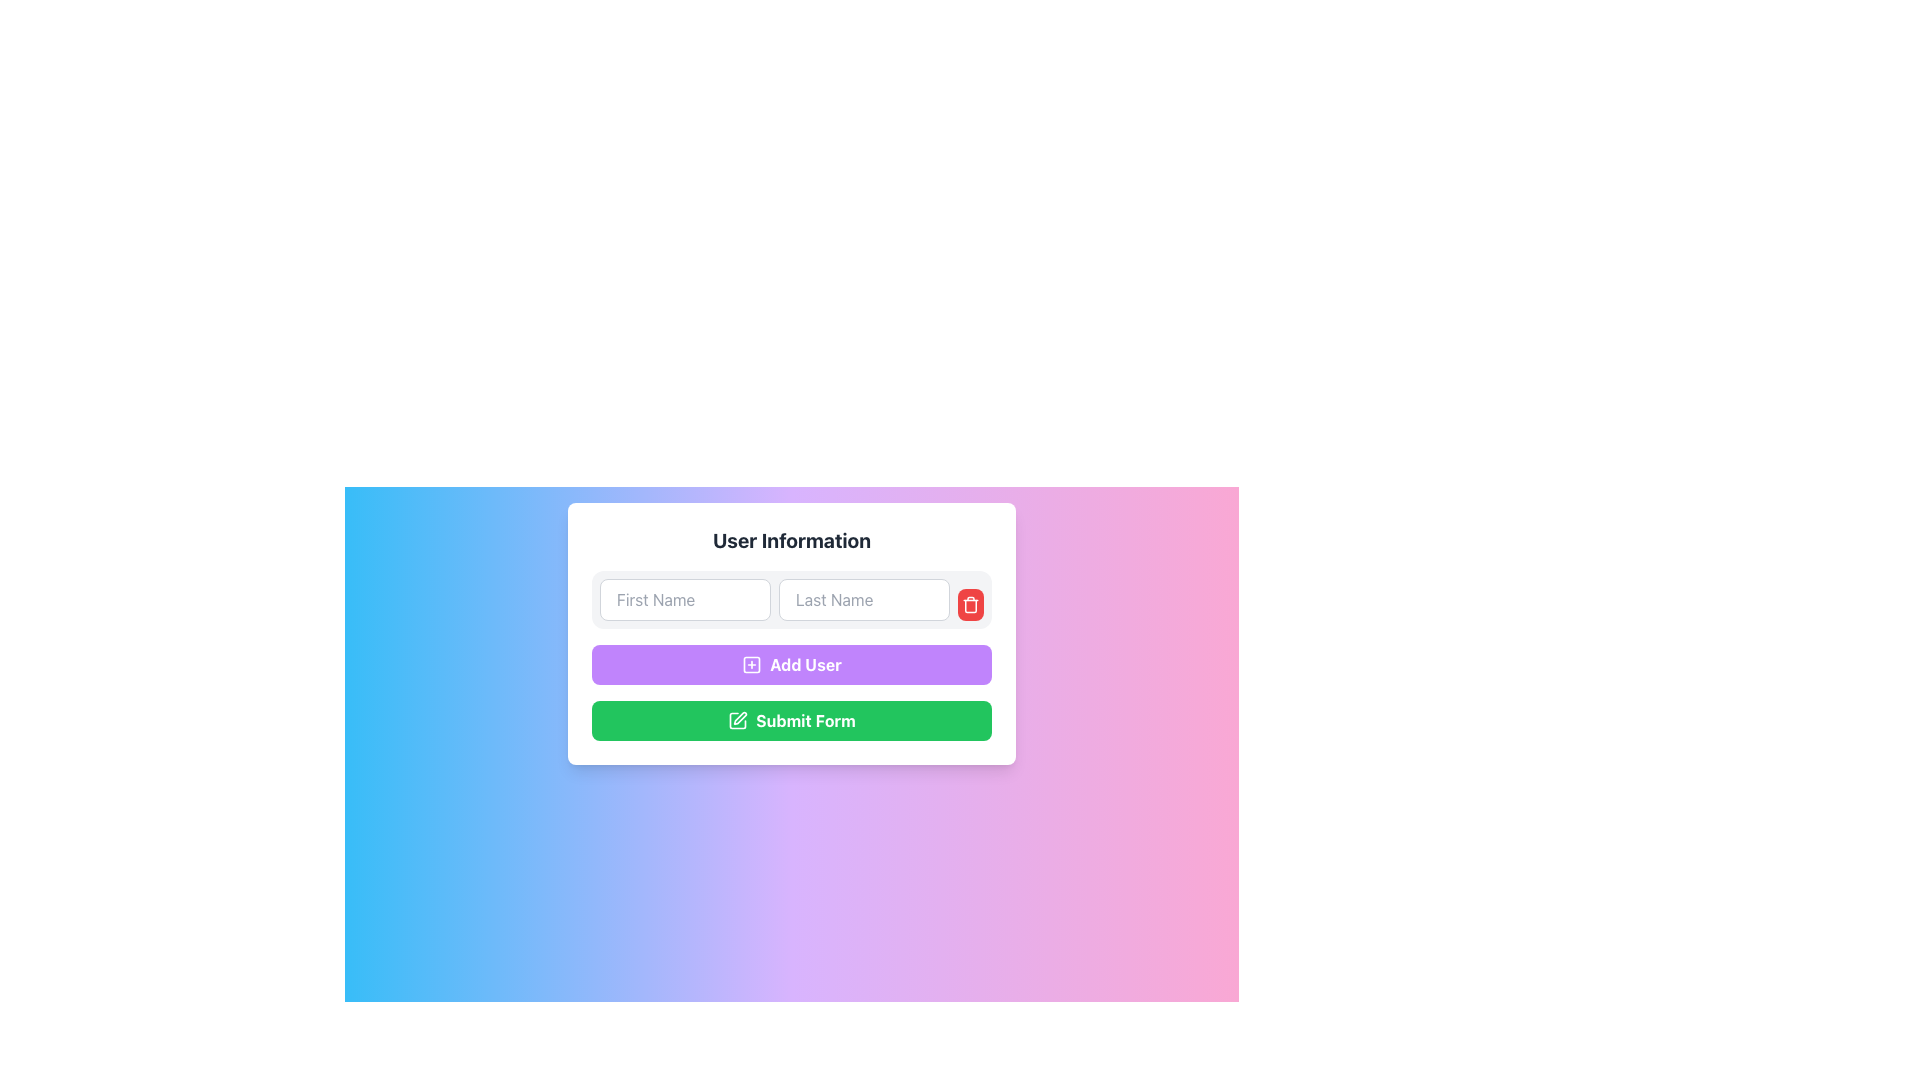 This screenshot has width=1920, height=1080. Describe the element at coordinates (970, 605) in the screenshot. I see `the body of the trash can icon` at that location.